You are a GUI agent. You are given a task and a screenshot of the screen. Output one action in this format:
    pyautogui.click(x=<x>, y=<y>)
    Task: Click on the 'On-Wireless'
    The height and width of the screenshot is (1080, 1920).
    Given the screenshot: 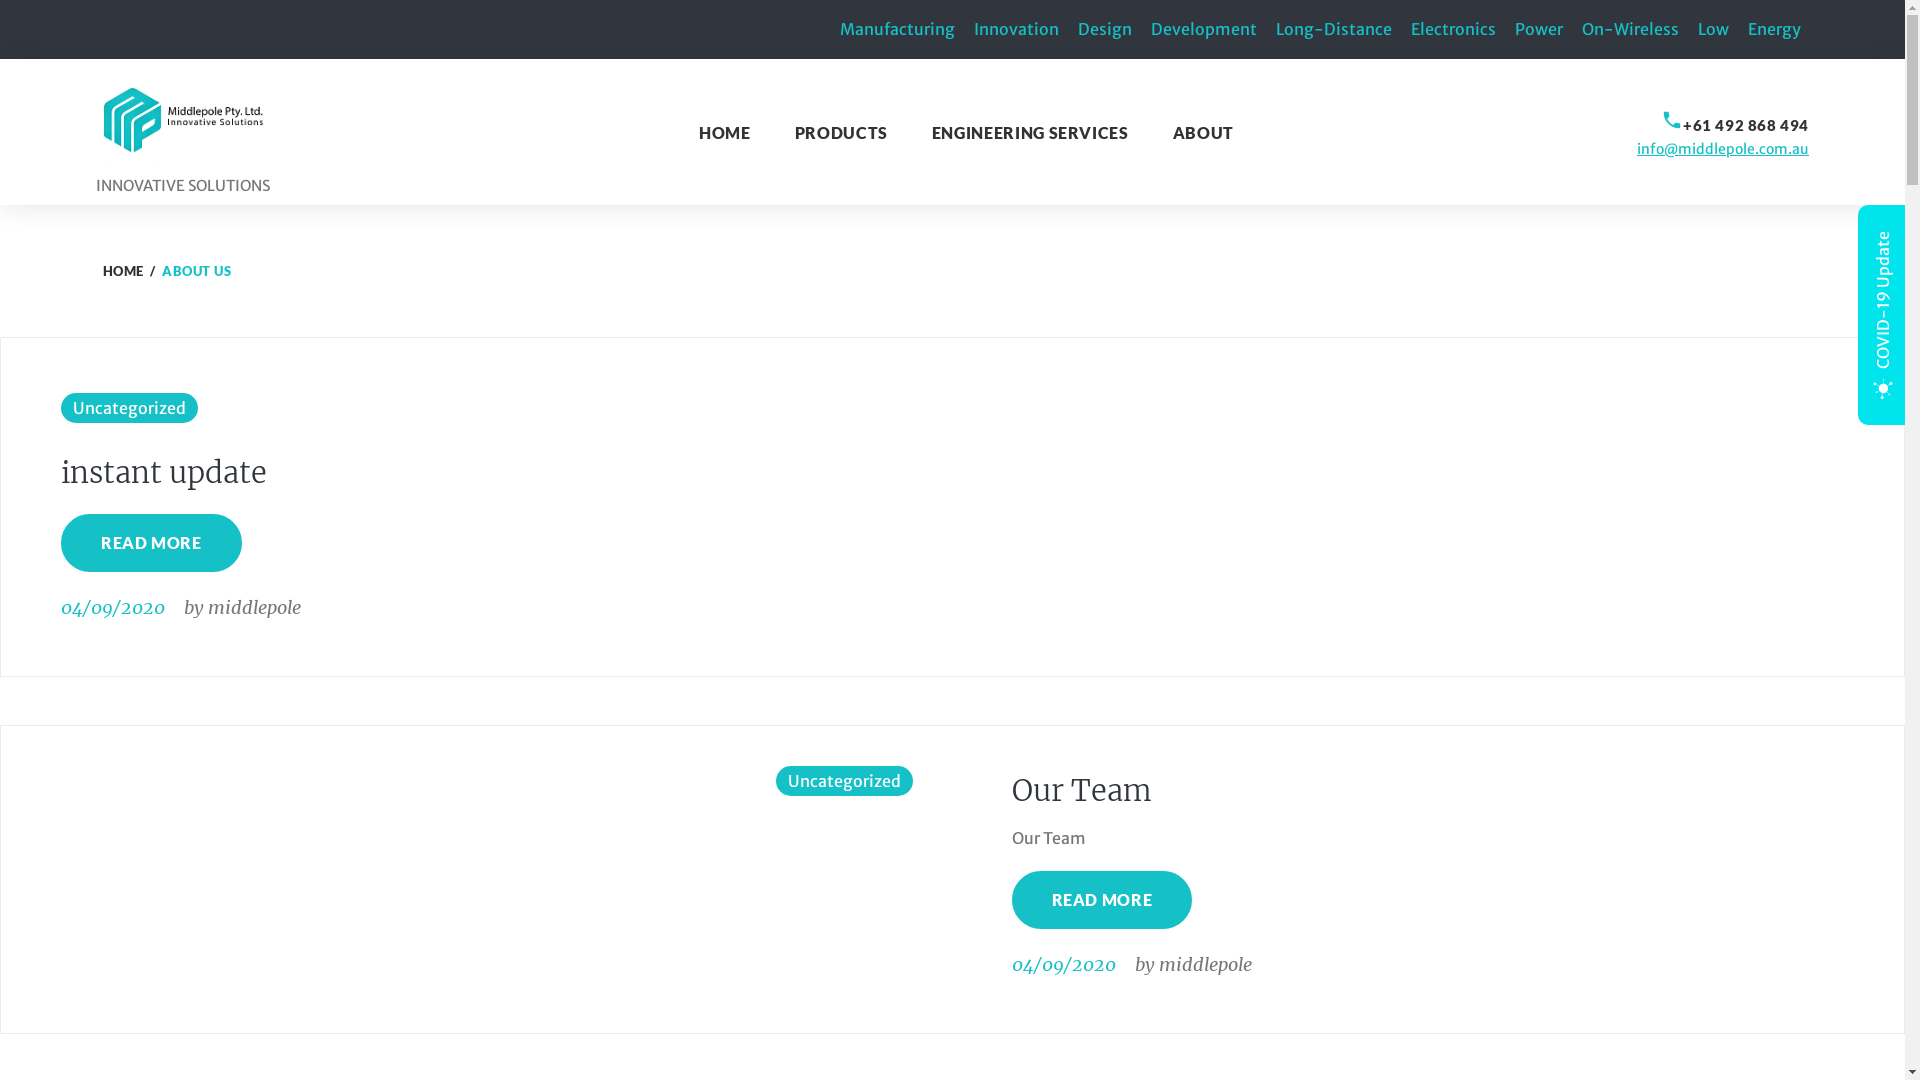 What is the action you would take?
    pyautogui.click(x=1630, y=29)
    